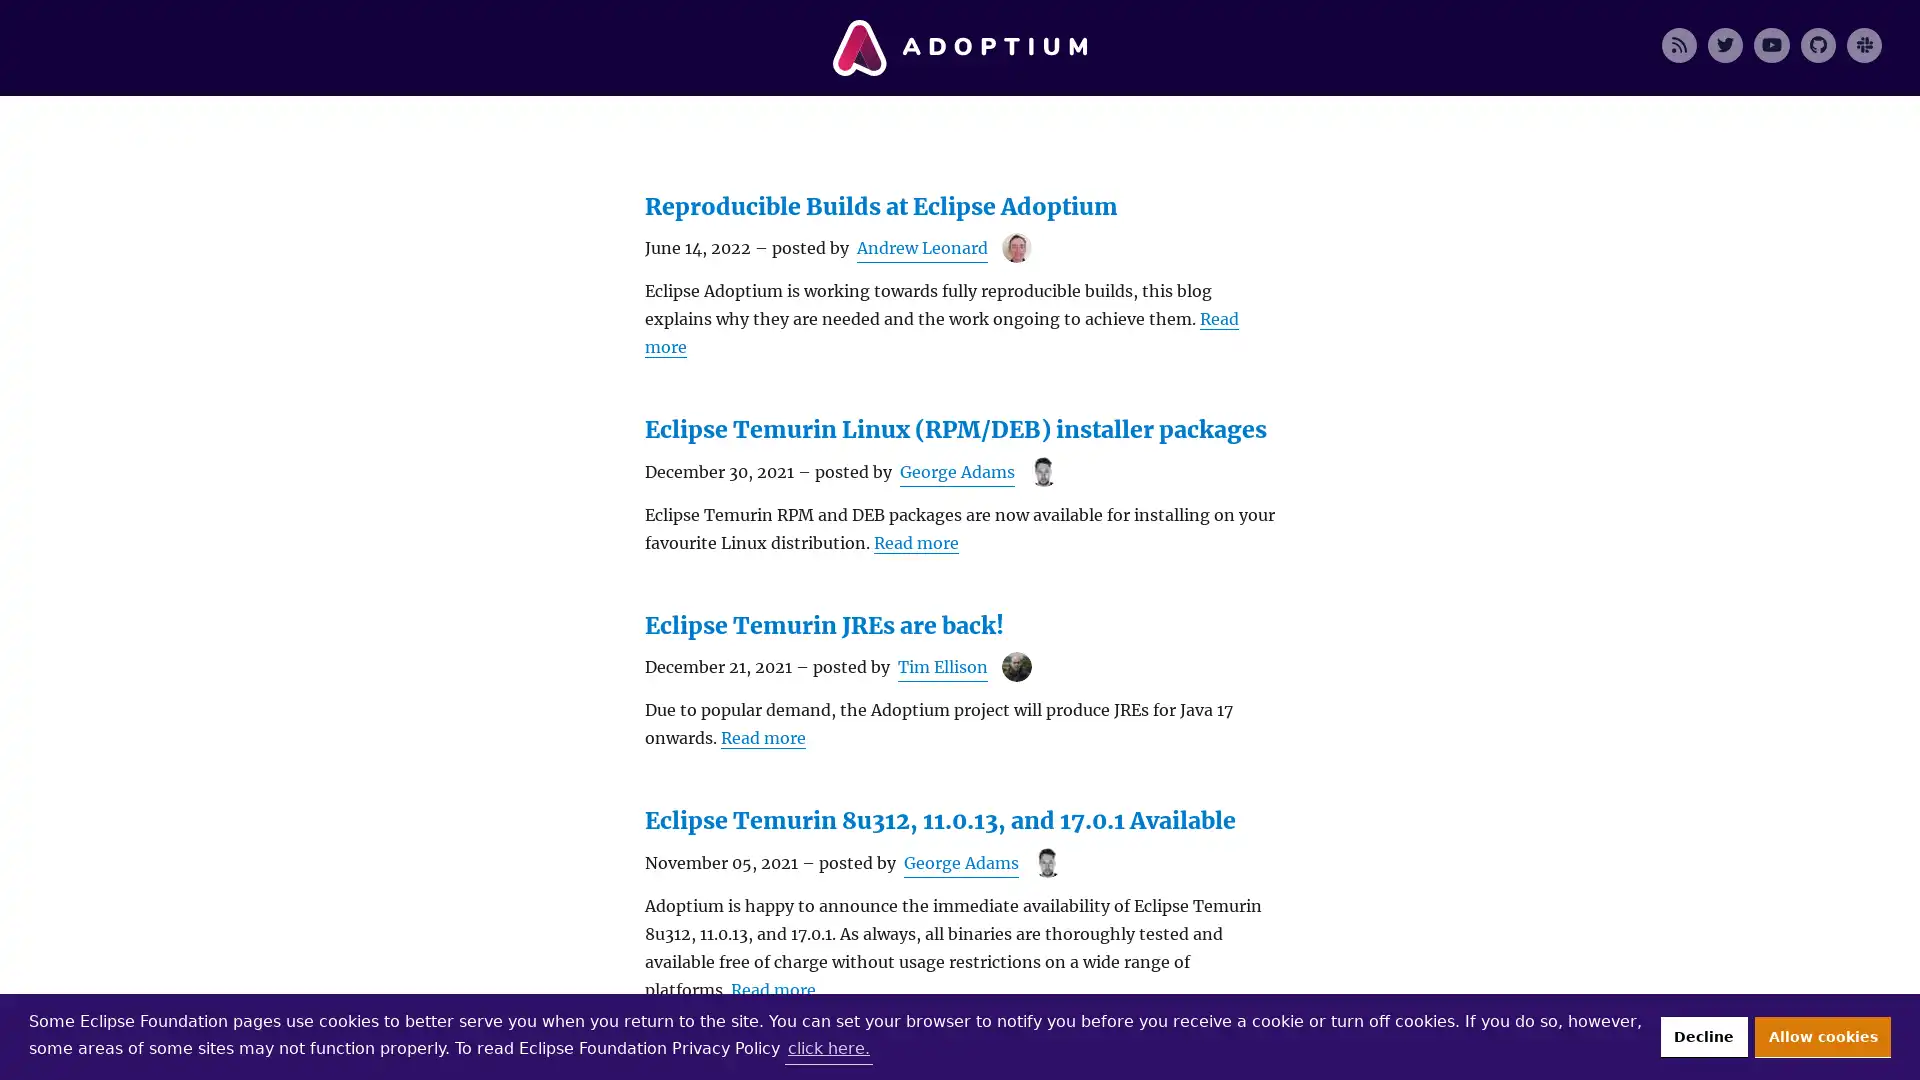 This screenshot has height=1080, width=1920. I want to click on allow cookies, so click(1823, 1035).